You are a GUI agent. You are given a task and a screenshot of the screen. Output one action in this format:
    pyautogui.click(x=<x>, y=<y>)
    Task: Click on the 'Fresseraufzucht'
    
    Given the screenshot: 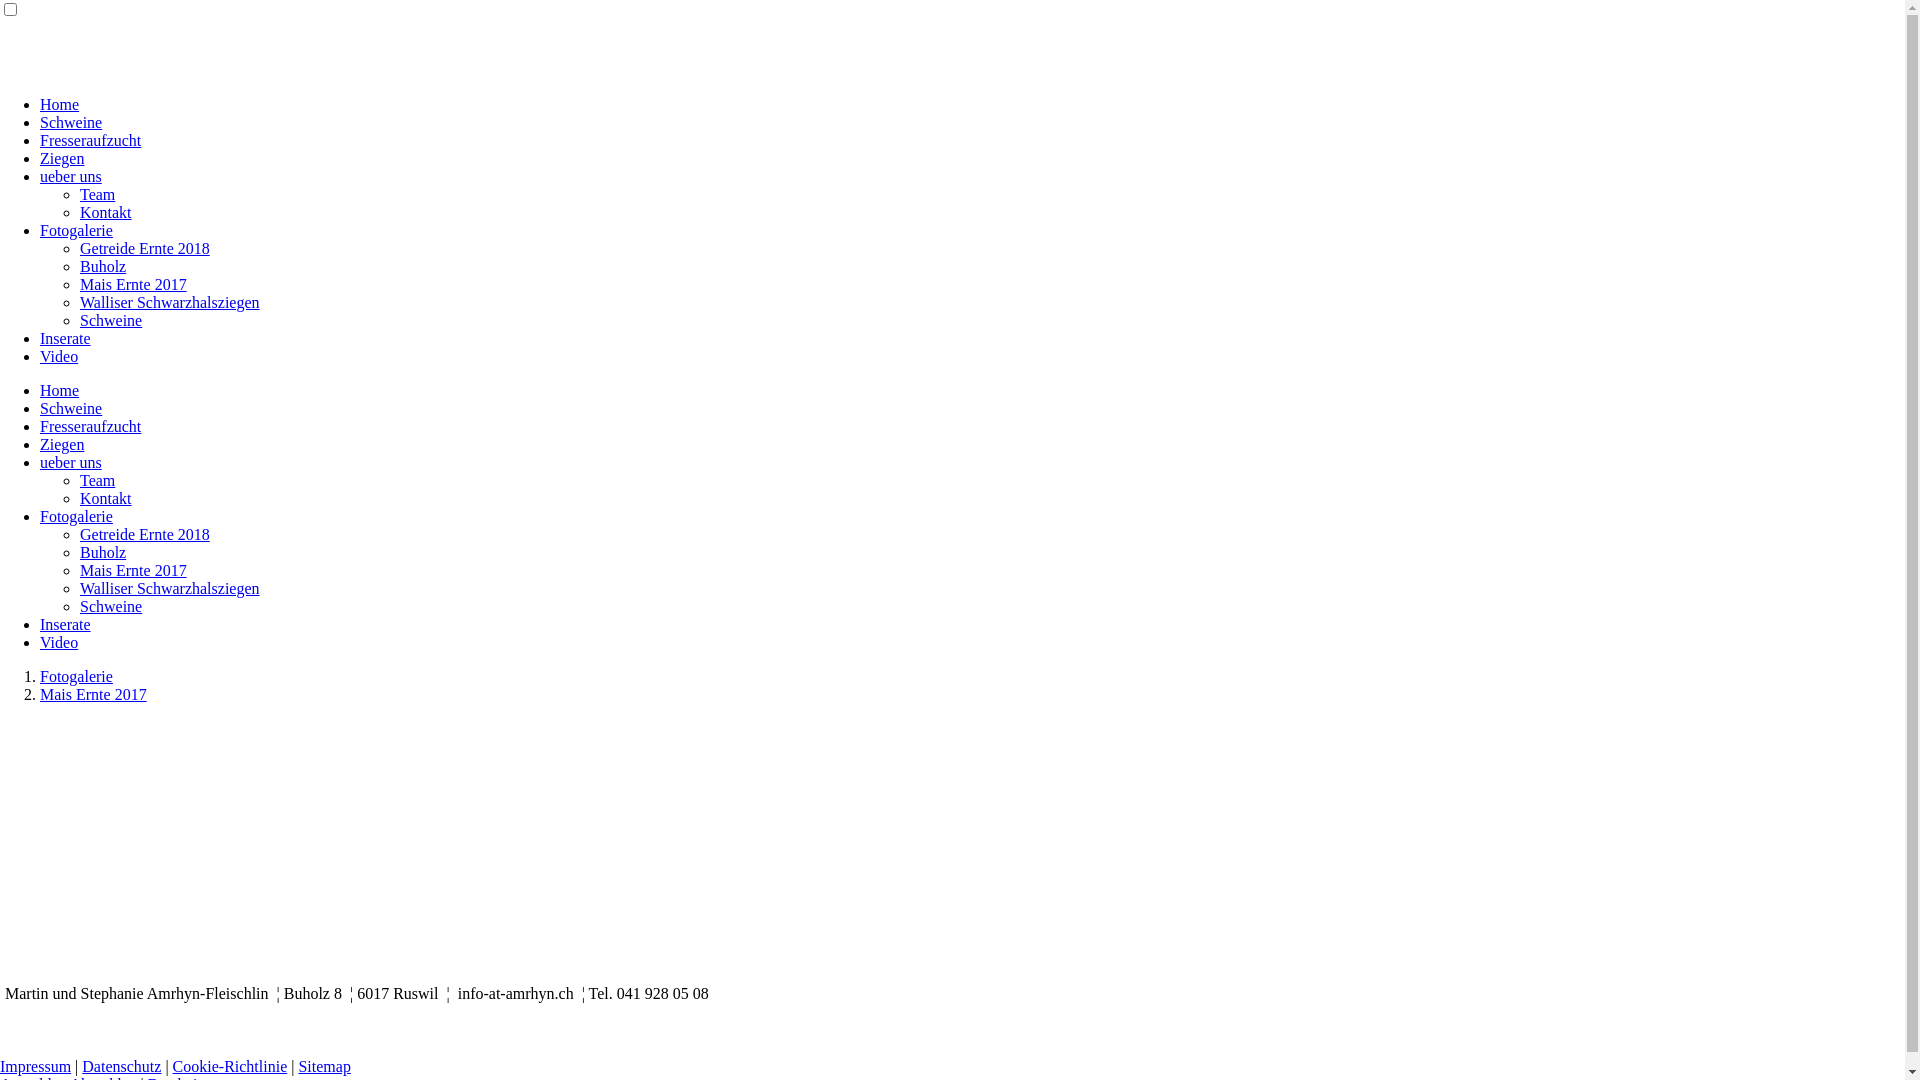 What is the action you would take?
    pyautogui.click(x=89, y=139)
    